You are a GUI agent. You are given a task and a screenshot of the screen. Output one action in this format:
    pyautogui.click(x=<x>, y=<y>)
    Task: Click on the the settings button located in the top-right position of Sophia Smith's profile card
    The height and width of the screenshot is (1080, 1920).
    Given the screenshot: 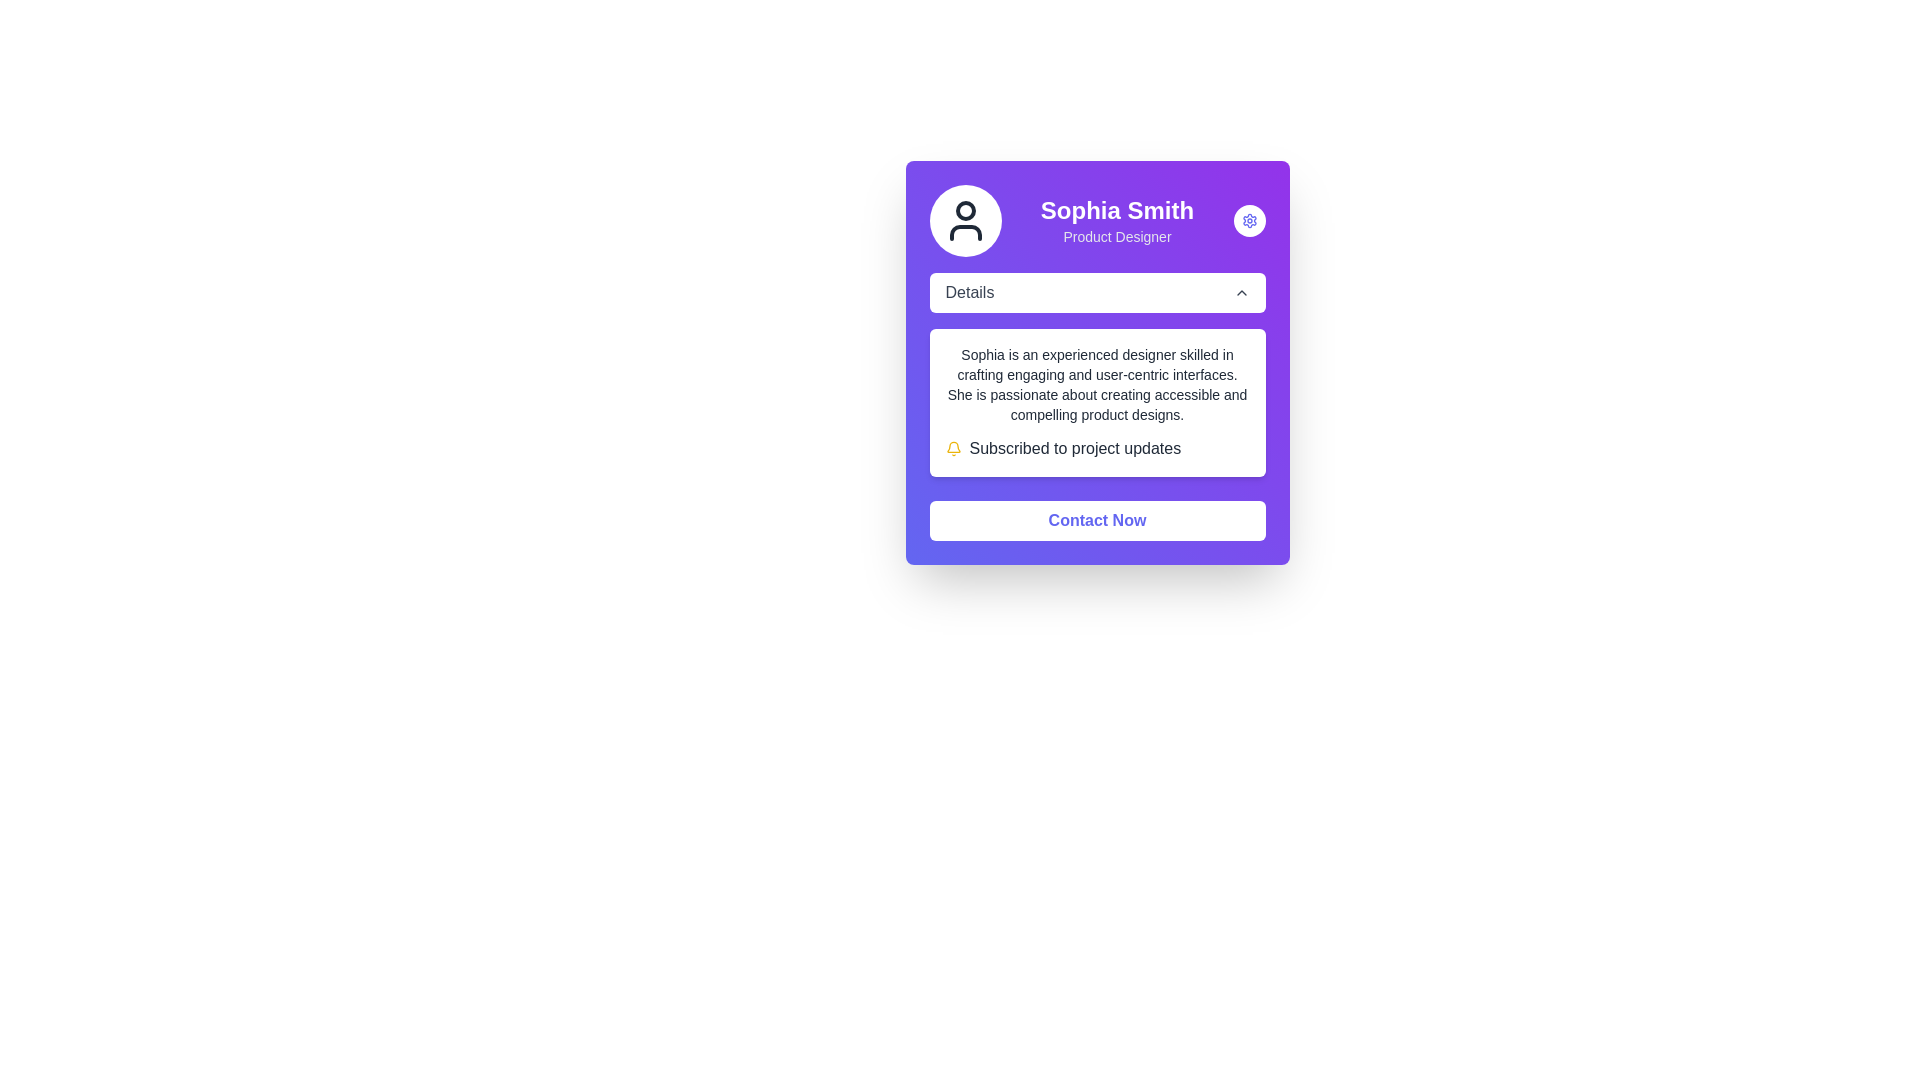 What is the action you would take?
    pyautogui.click(x=1248, y=220)
    